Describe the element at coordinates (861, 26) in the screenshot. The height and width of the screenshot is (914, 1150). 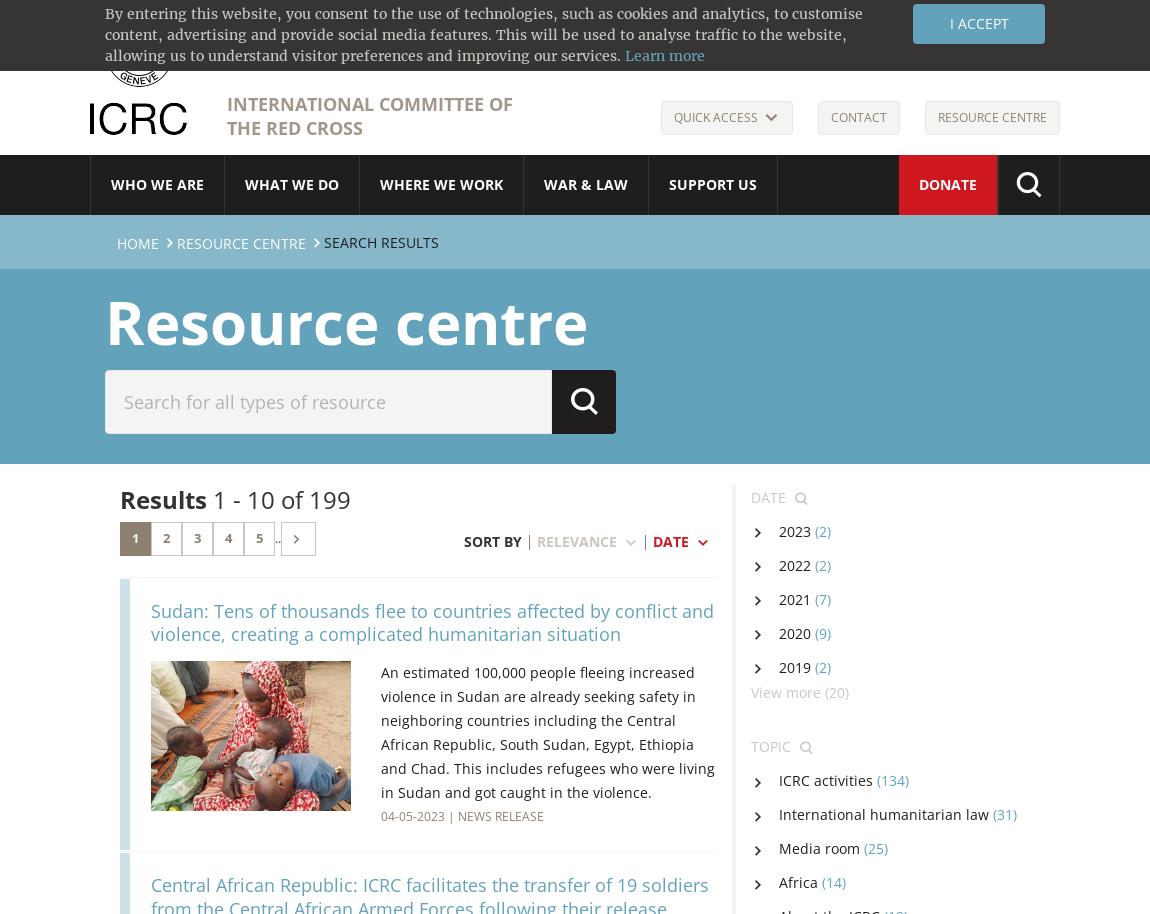
I see `'Español'` at that location.